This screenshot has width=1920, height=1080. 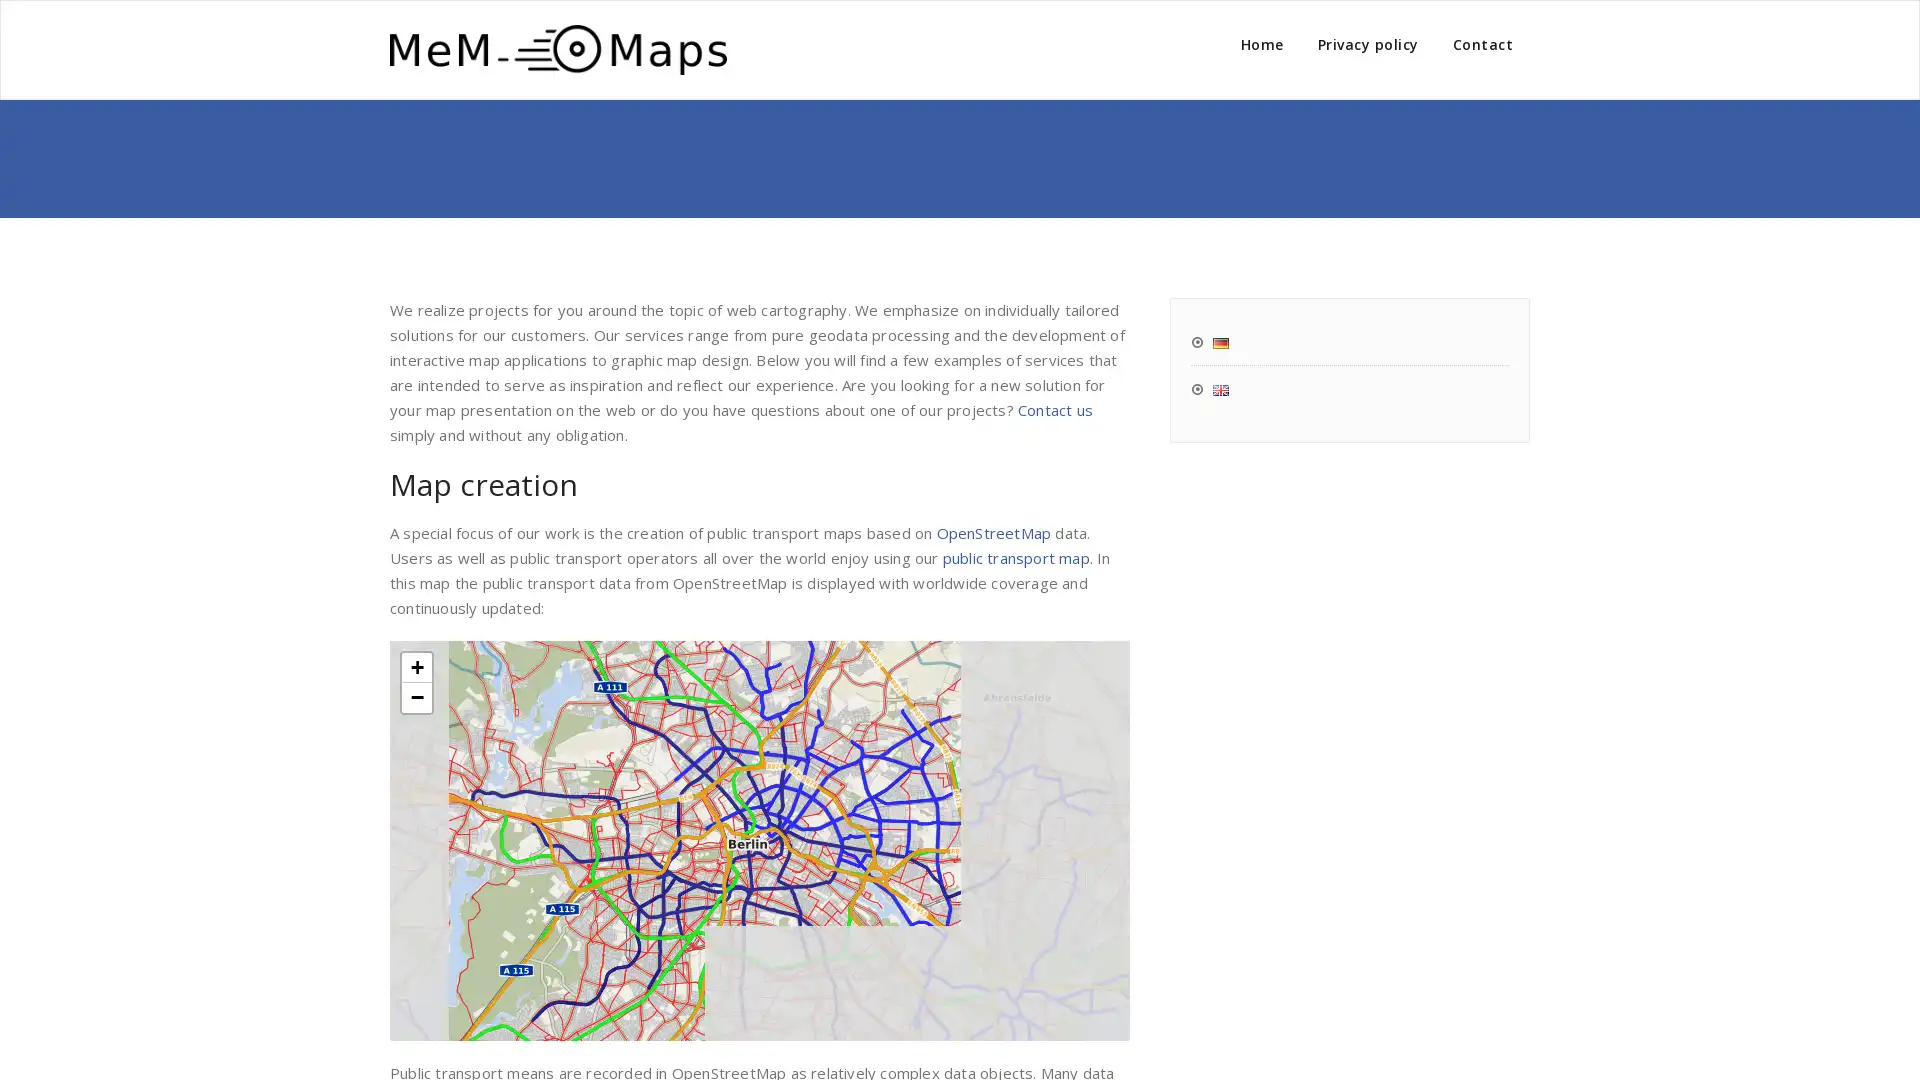 What do you see at coordinates (416, 667) in the screenshot?
I see `Zoom in` at bounding box center [416, 667].